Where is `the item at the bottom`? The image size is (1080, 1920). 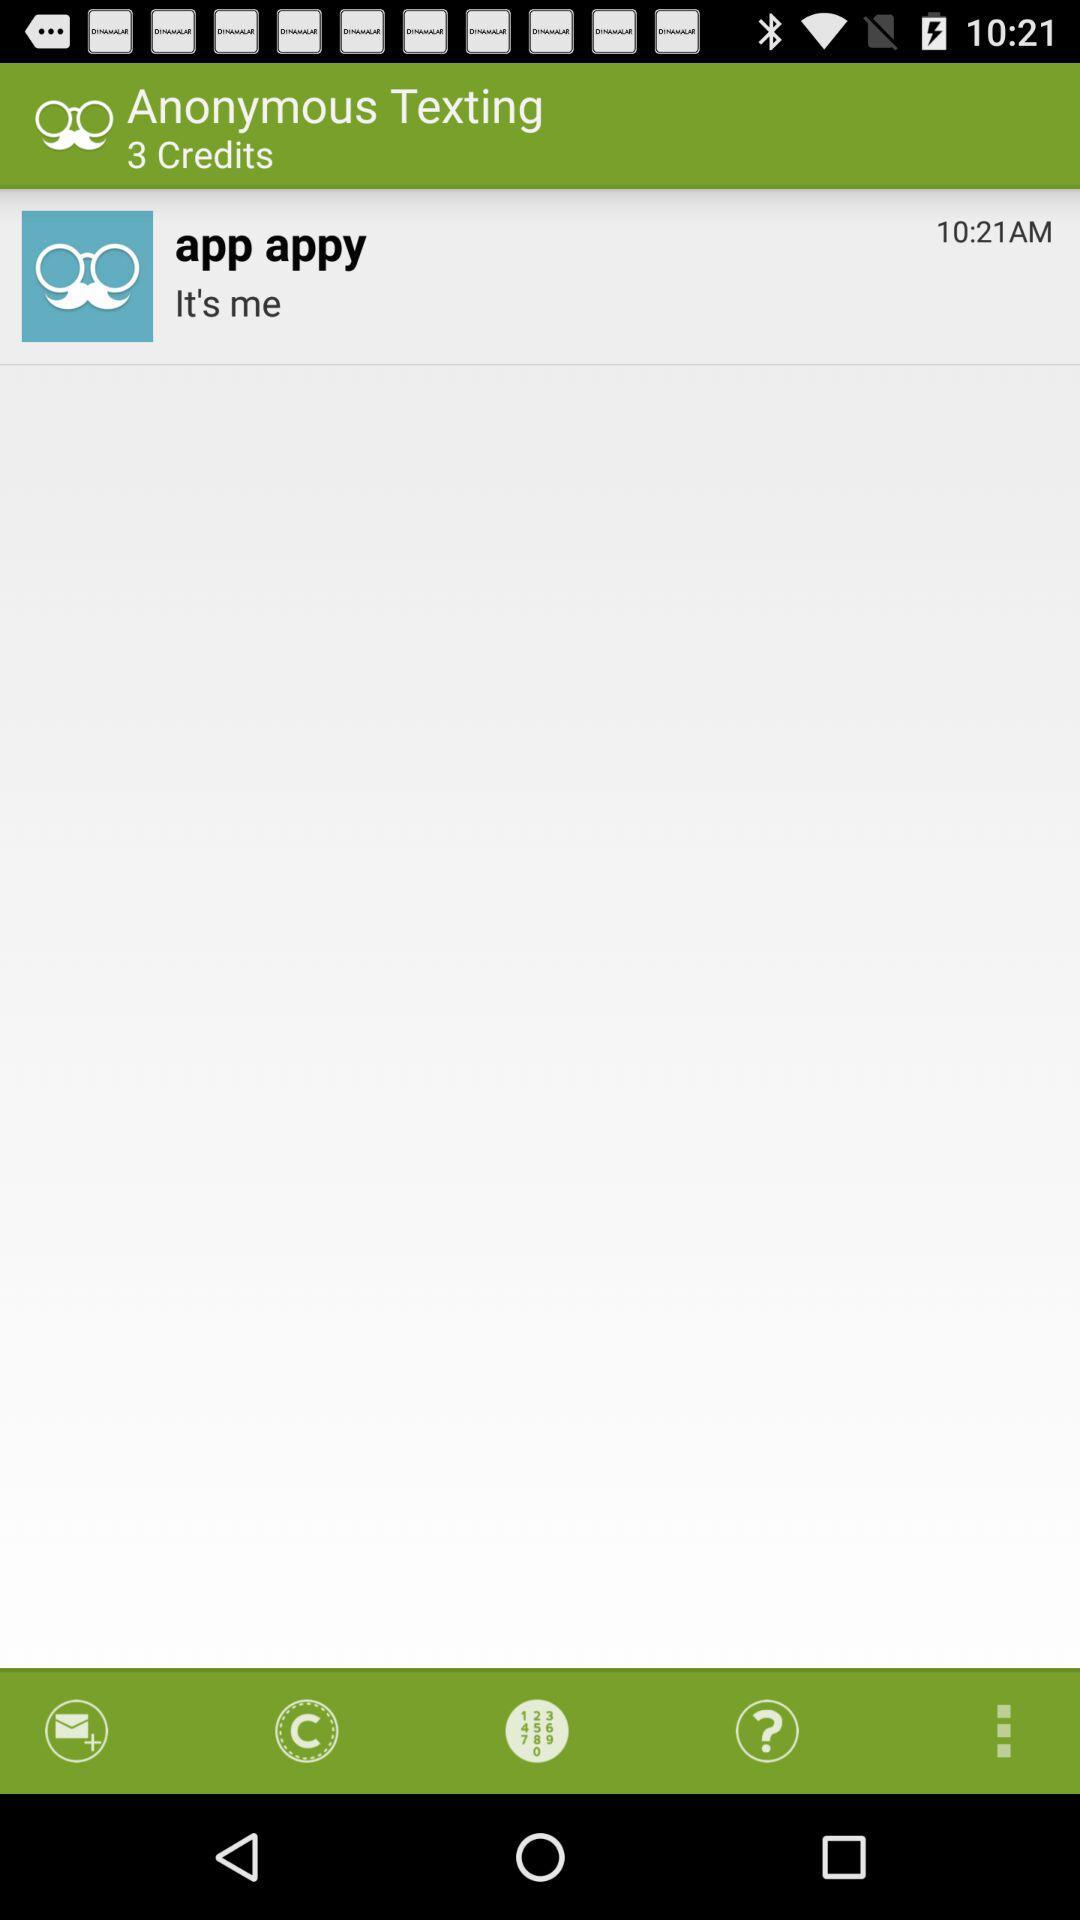 the item at the bottom is located at coordinates (536, 1730).